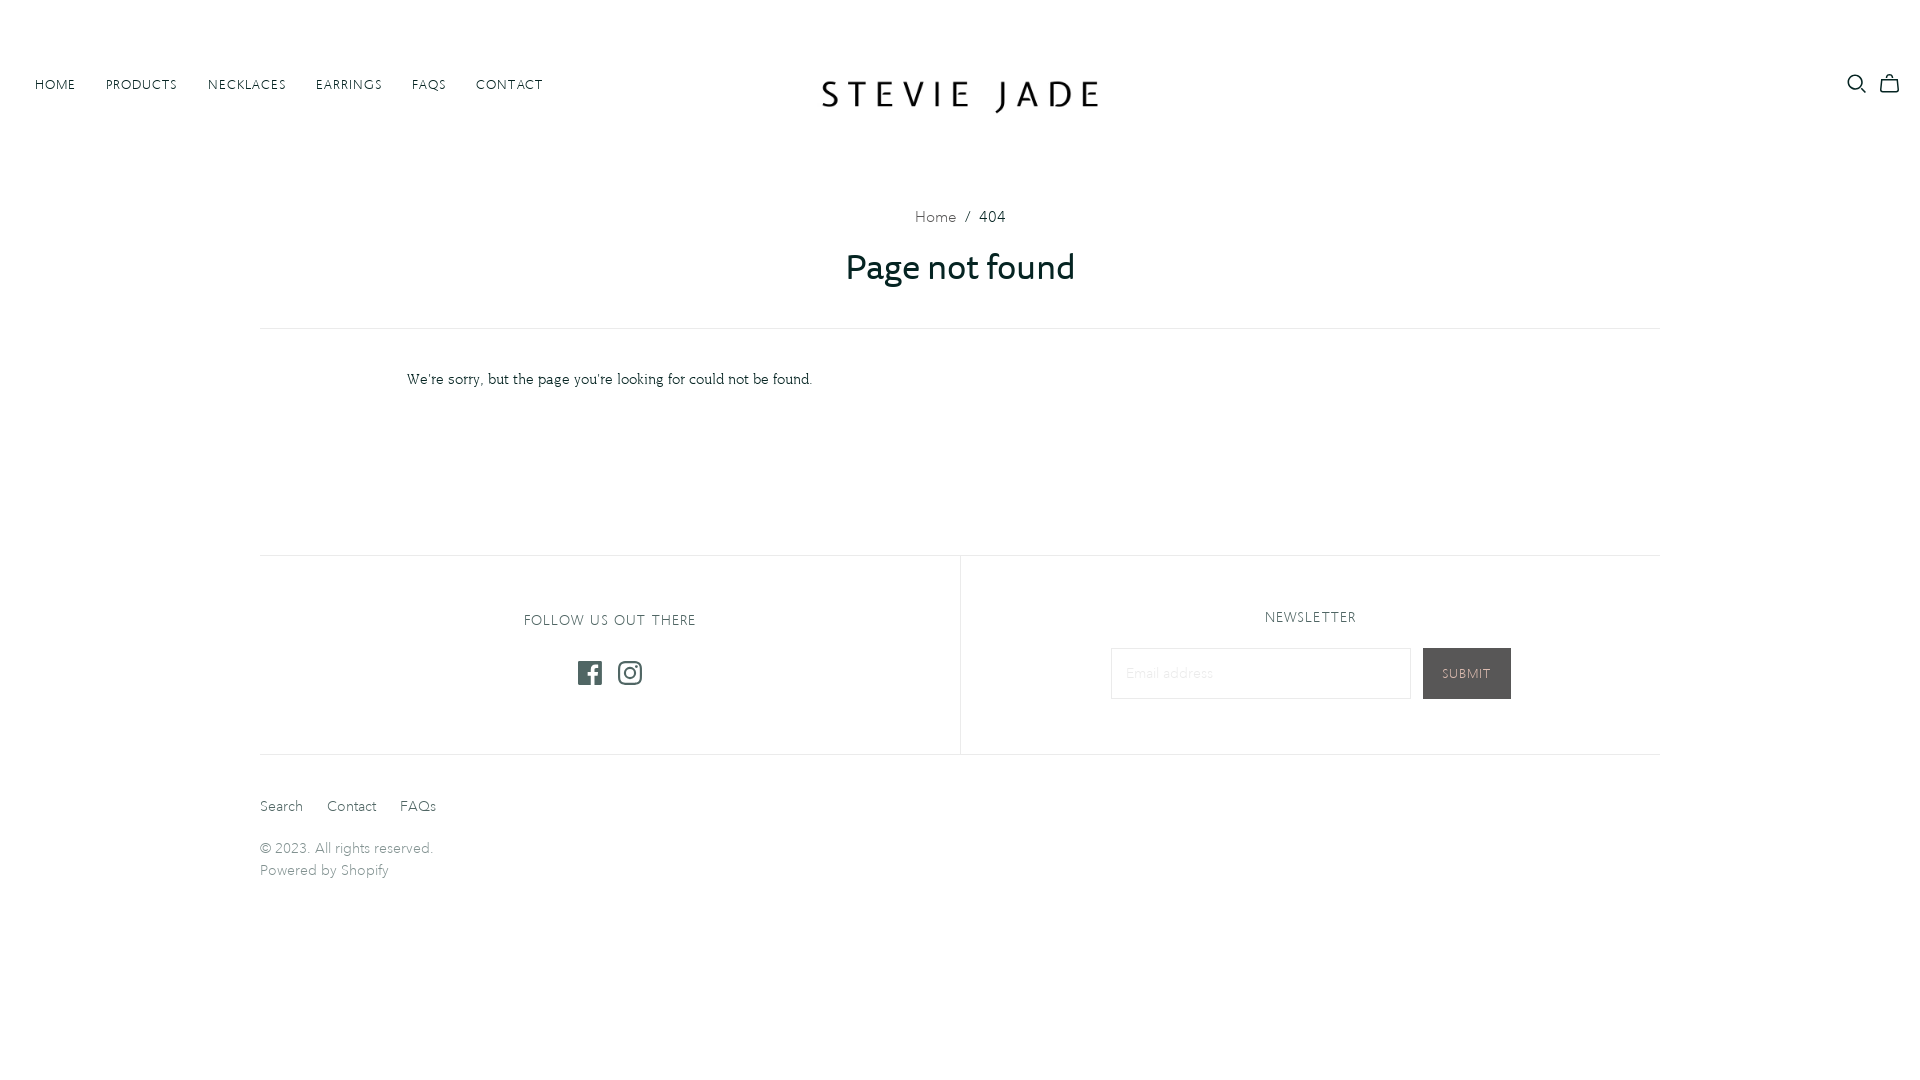 This screenshot has width=1920, height=1080. Describe the element at coordinates (934, 217) in the screenshot. I see `'Home'` at that location.